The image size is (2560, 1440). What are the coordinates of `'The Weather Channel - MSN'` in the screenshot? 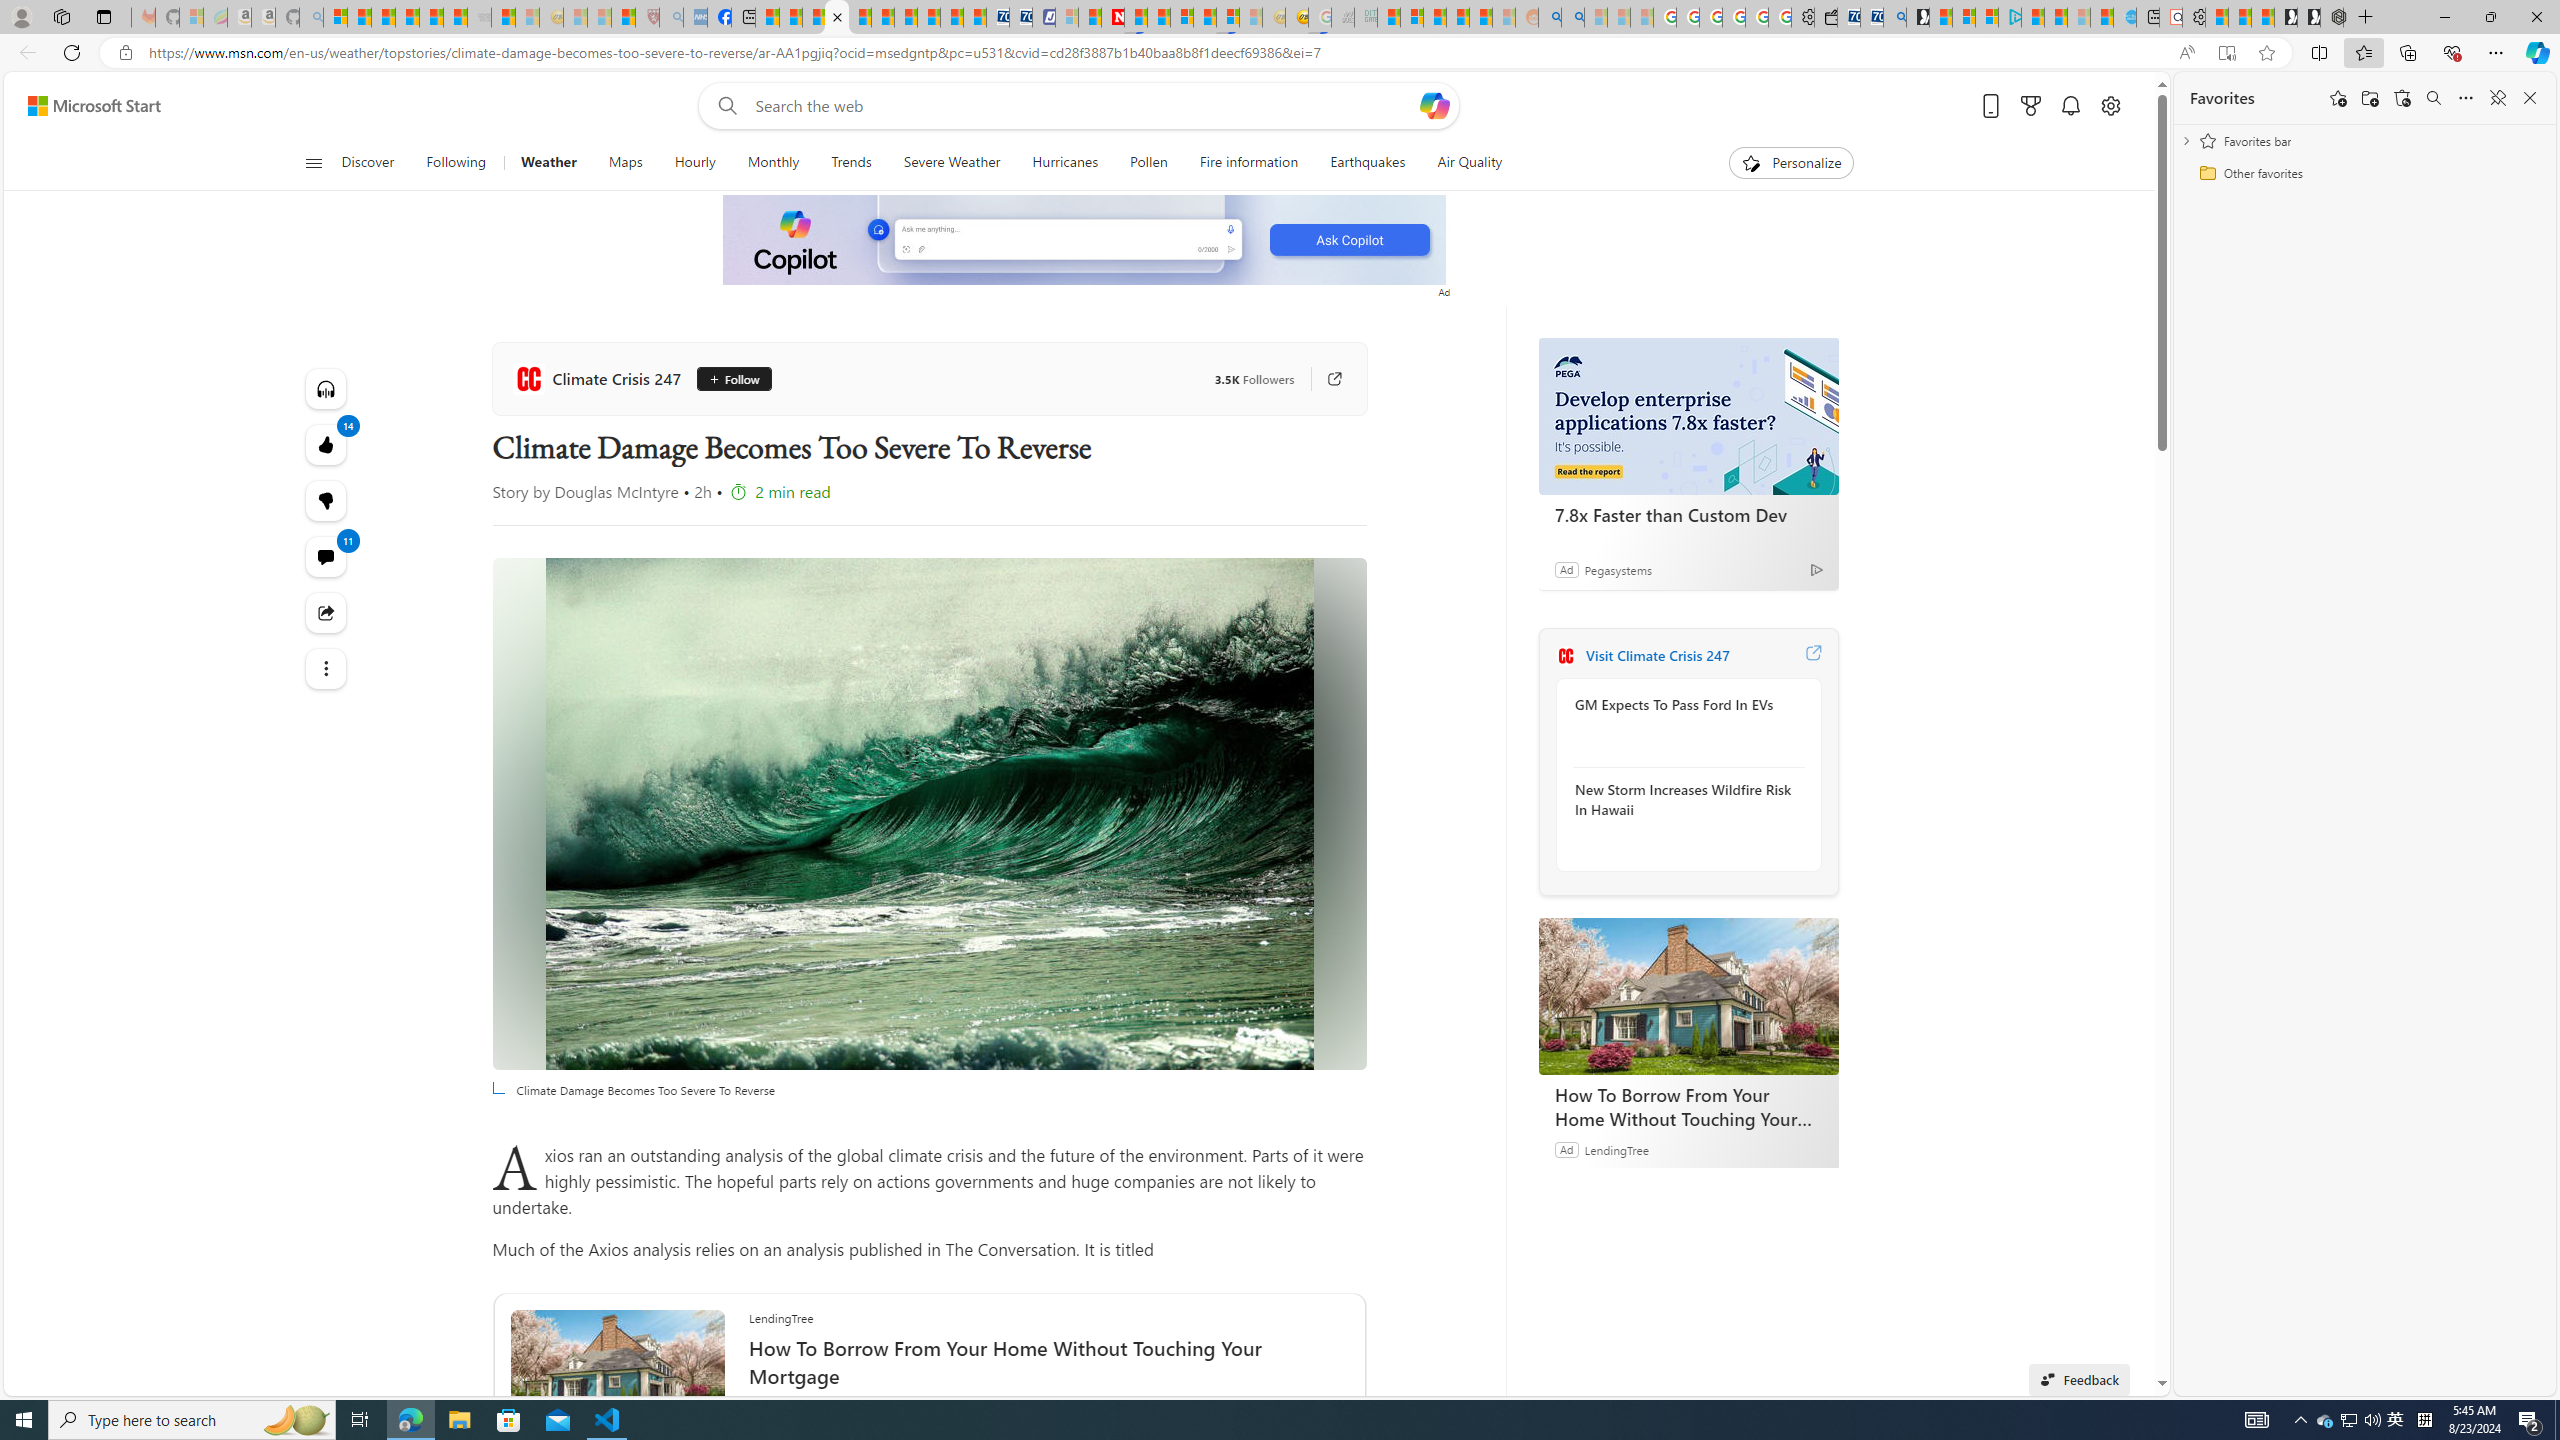 It's located at (383, 16).